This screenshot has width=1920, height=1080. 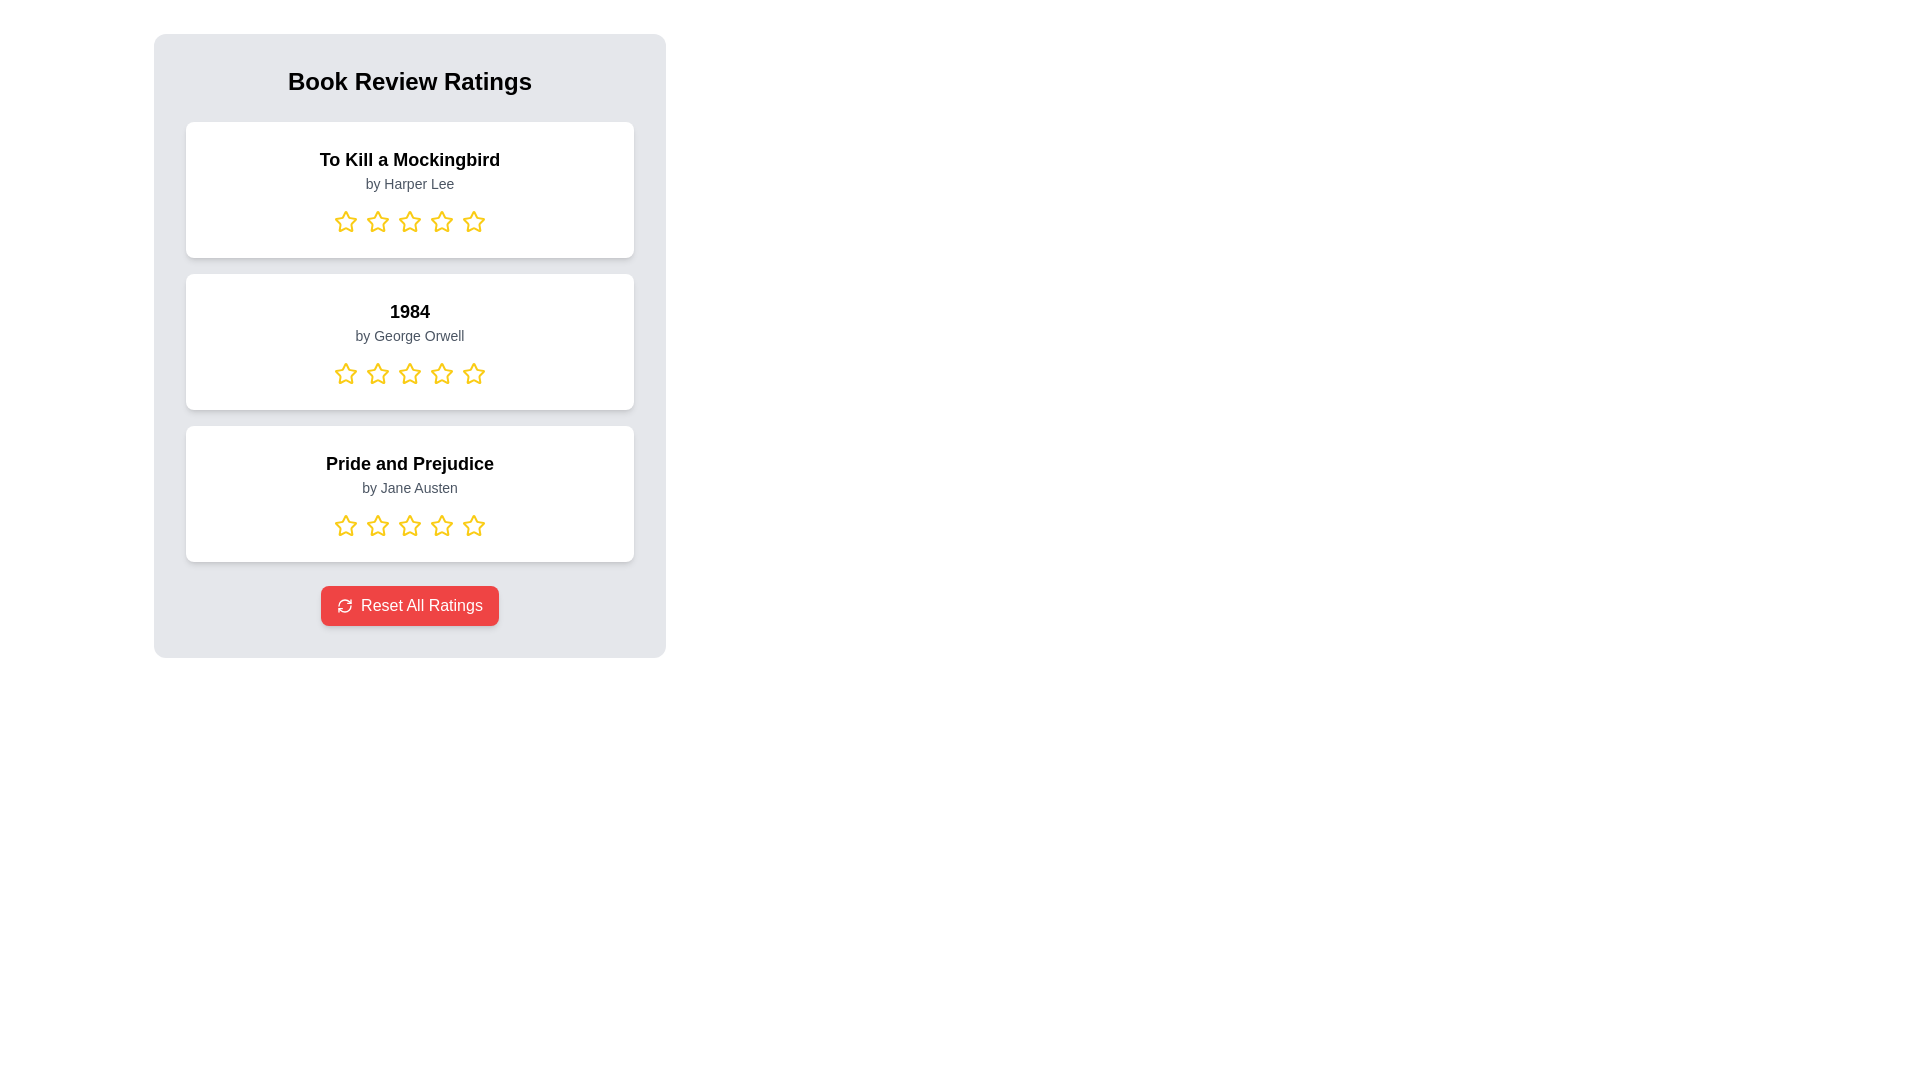 What do you see at coordinates (440, 222) in the screenshot?
I see `the rating for a book by selecting 4 stars for the book titled To Kill a Mockingbird` at bounding box center [440, 222].